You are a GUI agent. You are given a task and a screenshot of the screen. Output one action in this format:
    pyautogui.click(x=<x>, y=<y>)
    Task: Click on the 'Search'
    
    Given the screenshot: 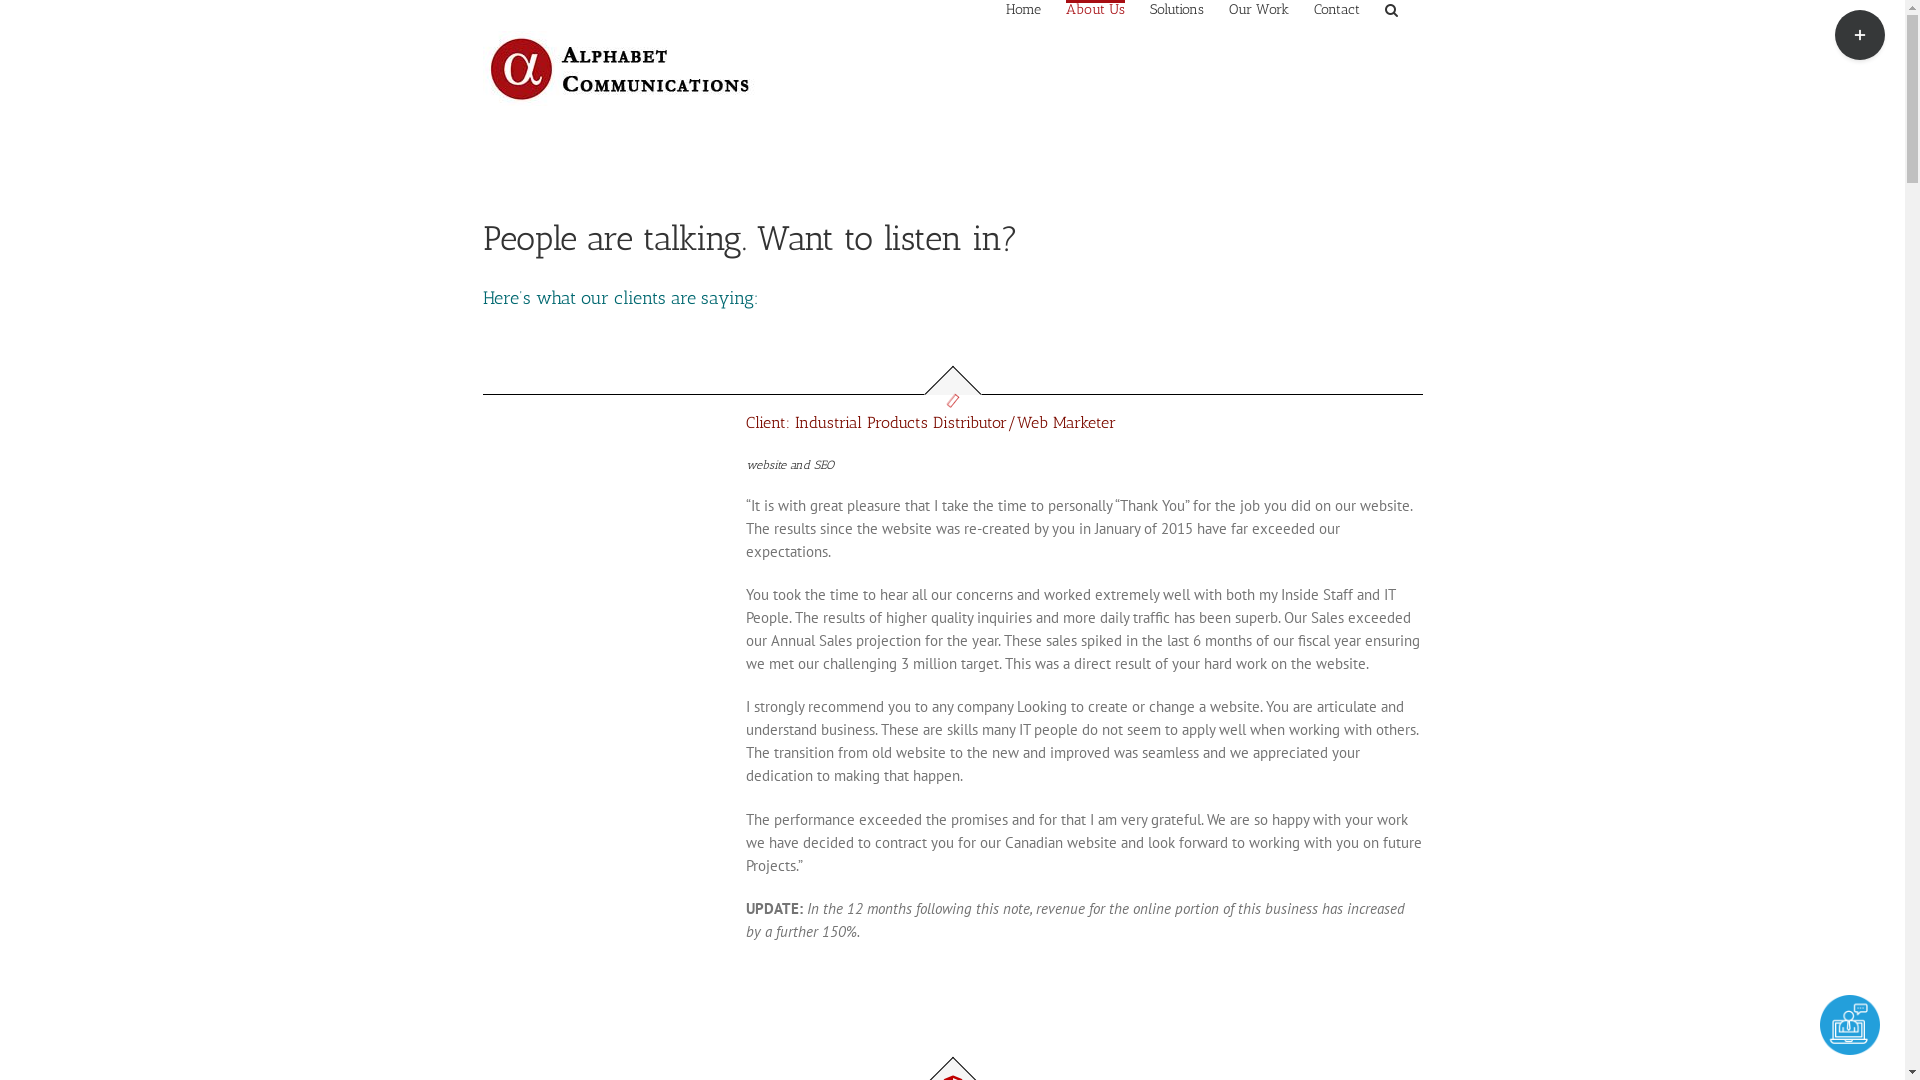 What is the action you would take?
    pyautogui.click(x=1389, y=8)
    